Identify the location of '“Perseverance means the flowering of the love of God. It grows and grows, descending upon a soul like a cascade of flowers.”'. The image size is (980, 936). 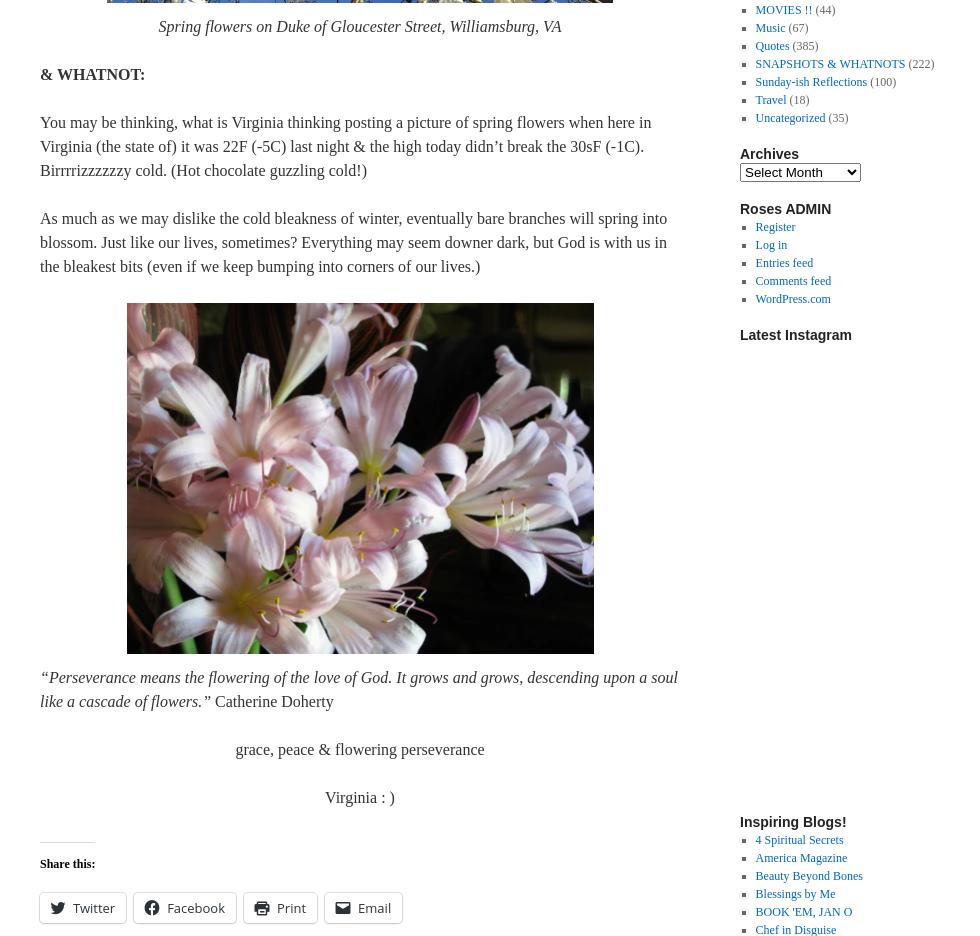
(358, 689).